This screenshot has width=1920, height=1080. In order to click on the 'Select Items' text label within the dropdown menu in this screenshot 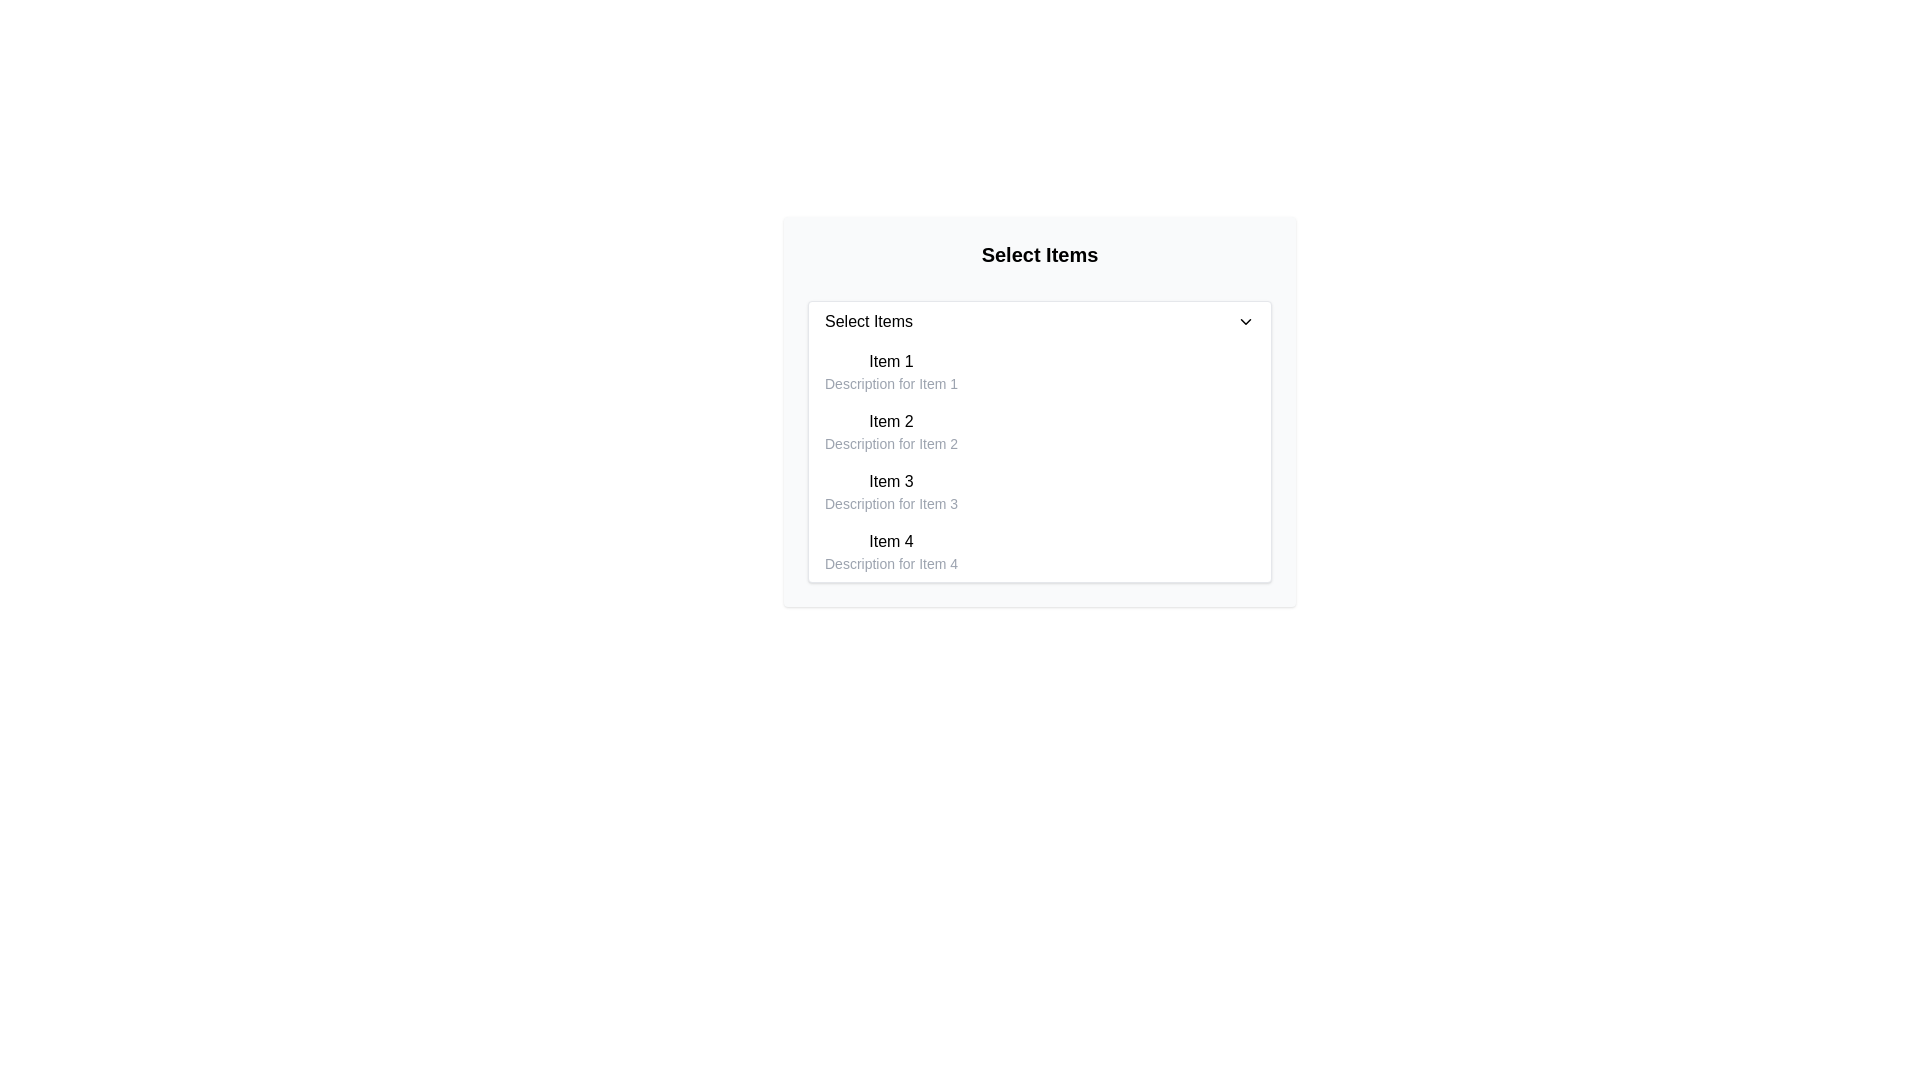, I will do `click(868, 320)`.